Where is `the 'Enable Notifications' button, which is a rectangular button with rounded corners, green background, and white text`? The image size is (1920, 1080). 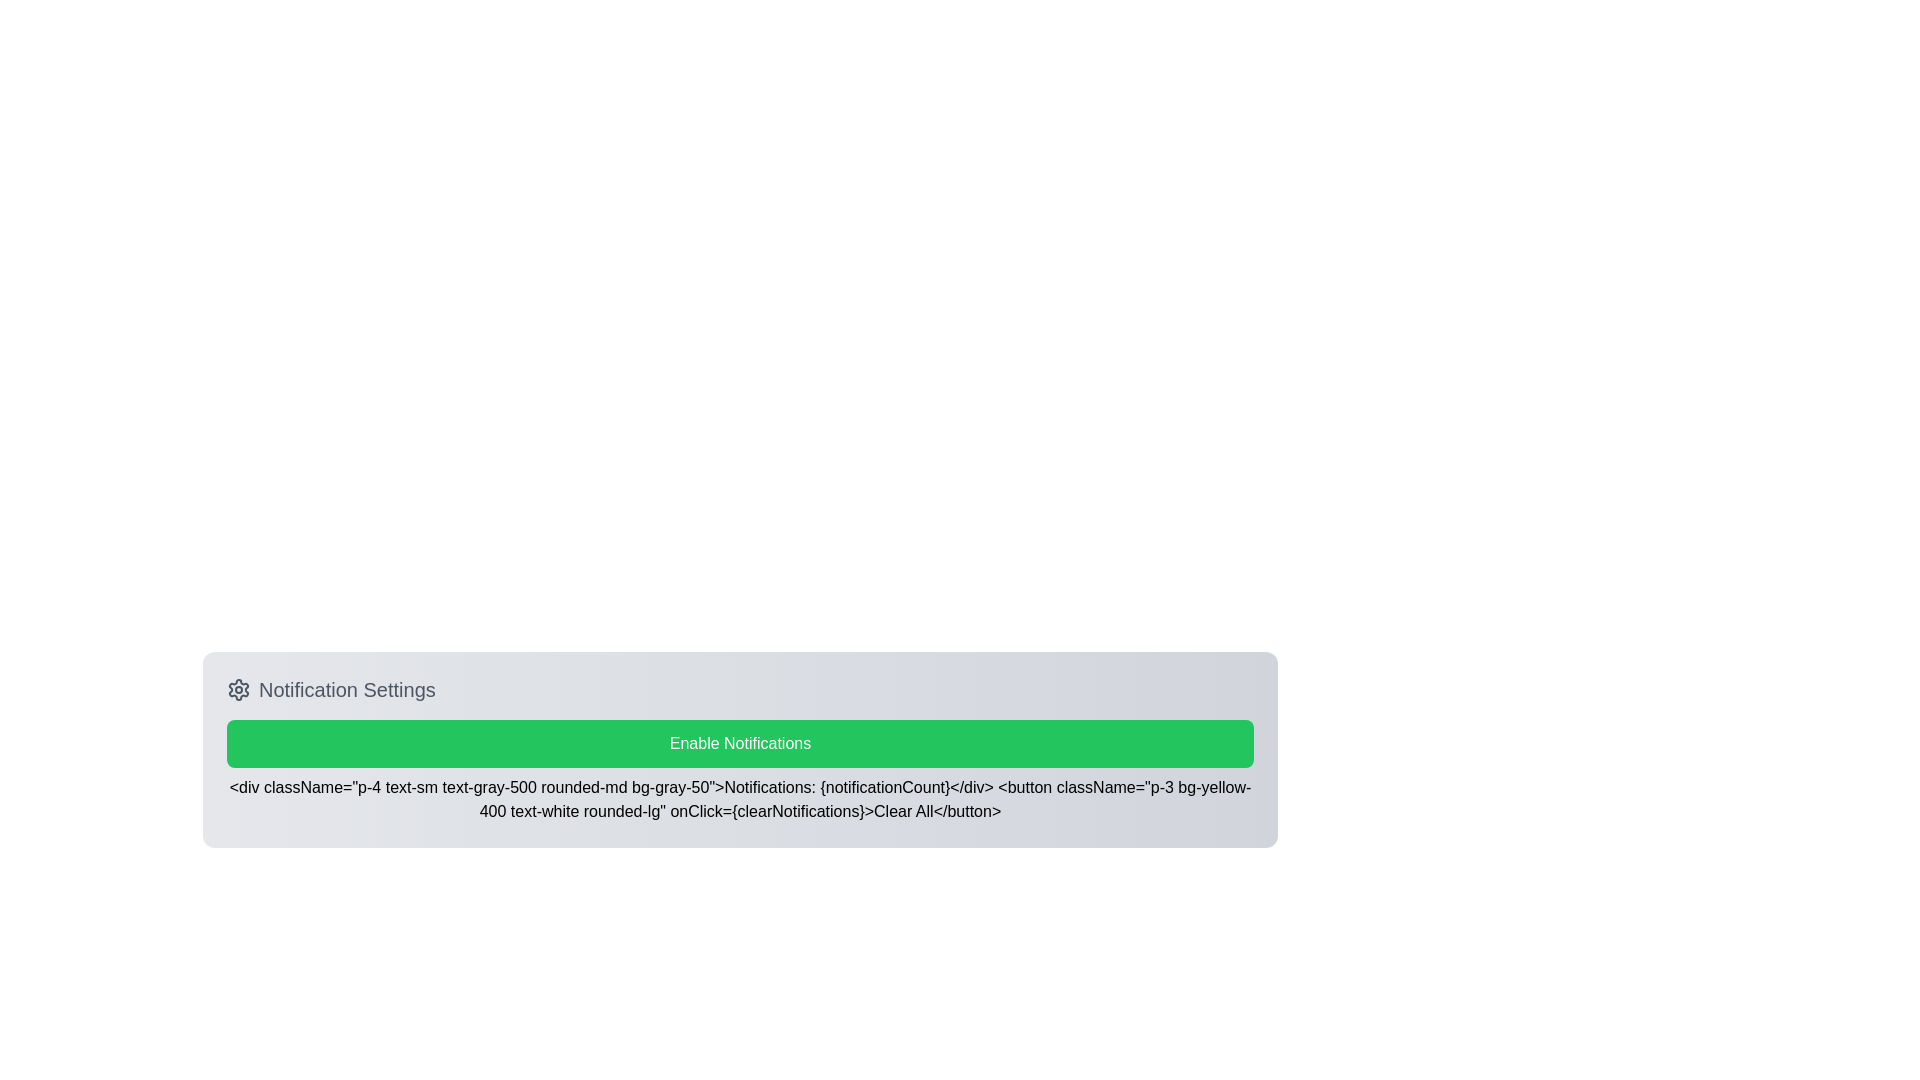
the 'Enable Notifications' button, which is a rectangular button with rounded corners, green background, and white text is located at coordinates (739, 744).